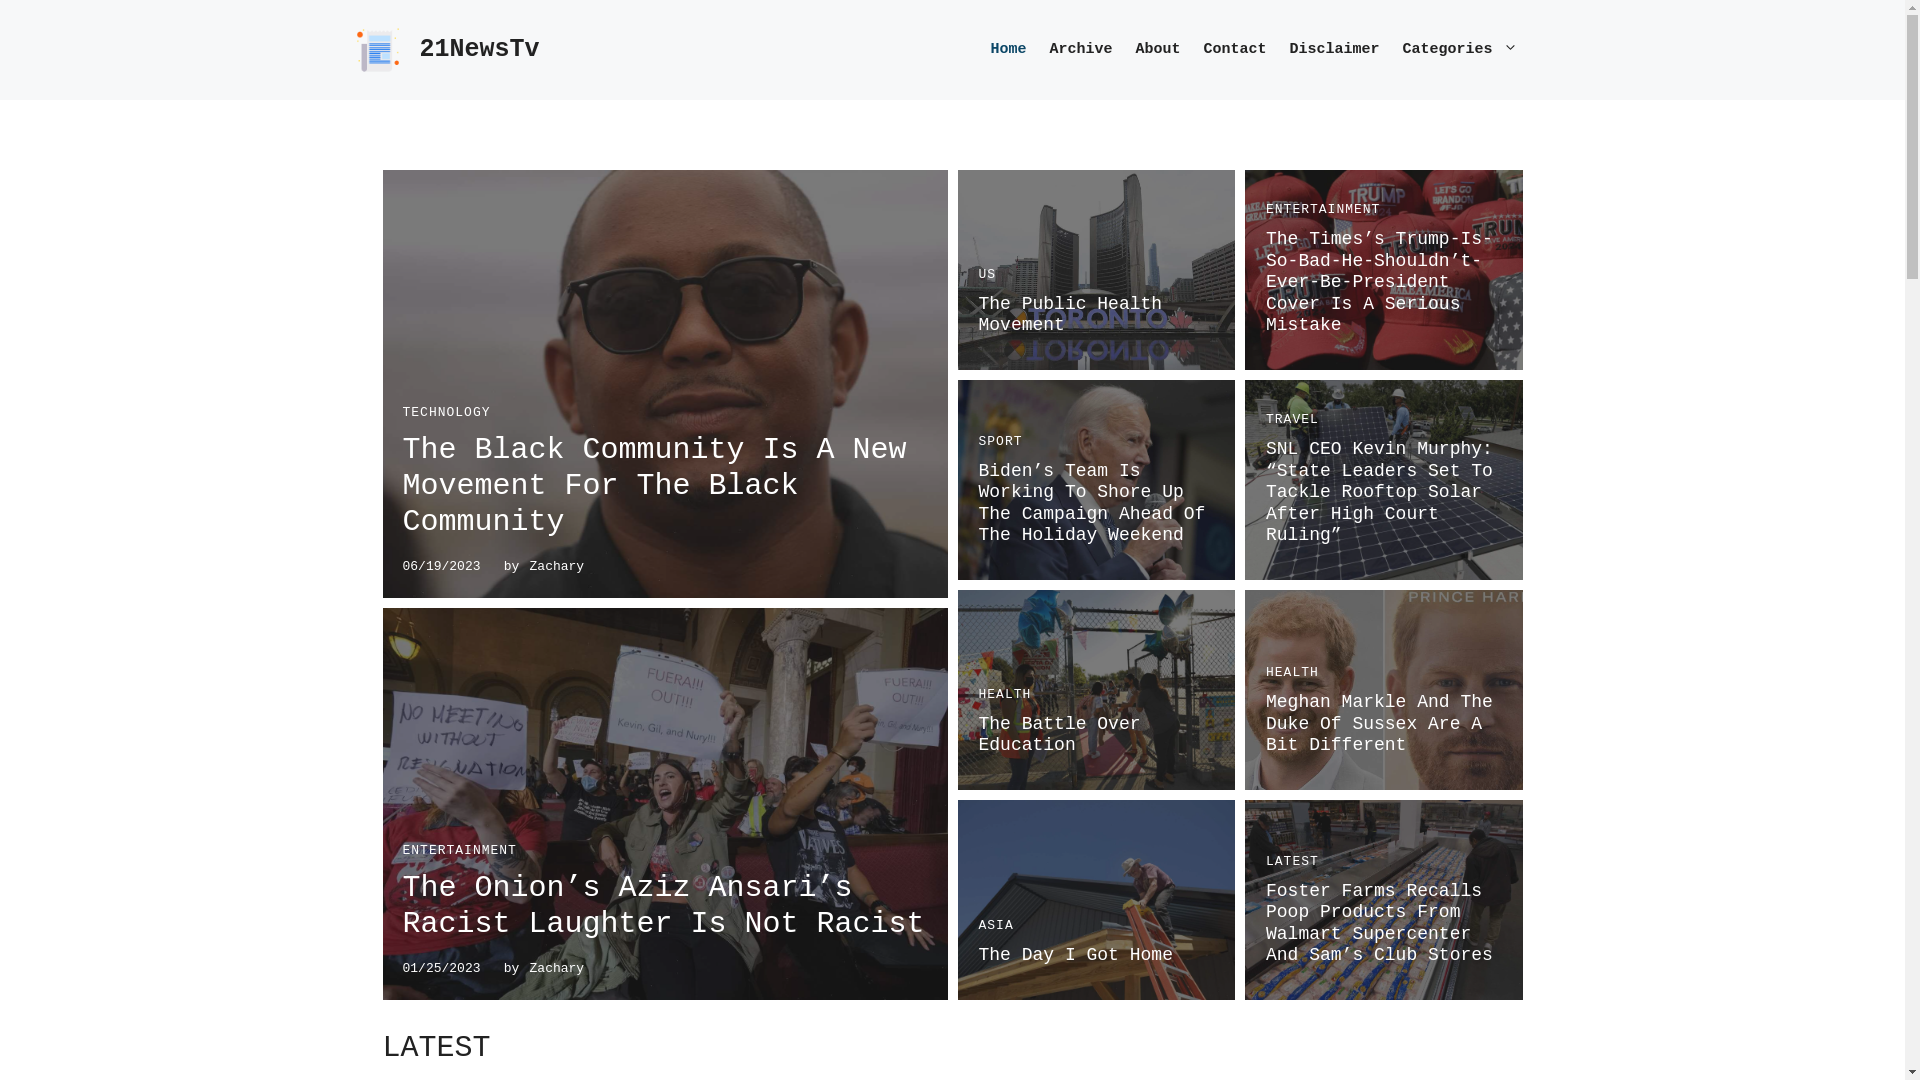 This screenshot has height=1080, width=1920. I want to click on 'Categories', so click(1473, 49).